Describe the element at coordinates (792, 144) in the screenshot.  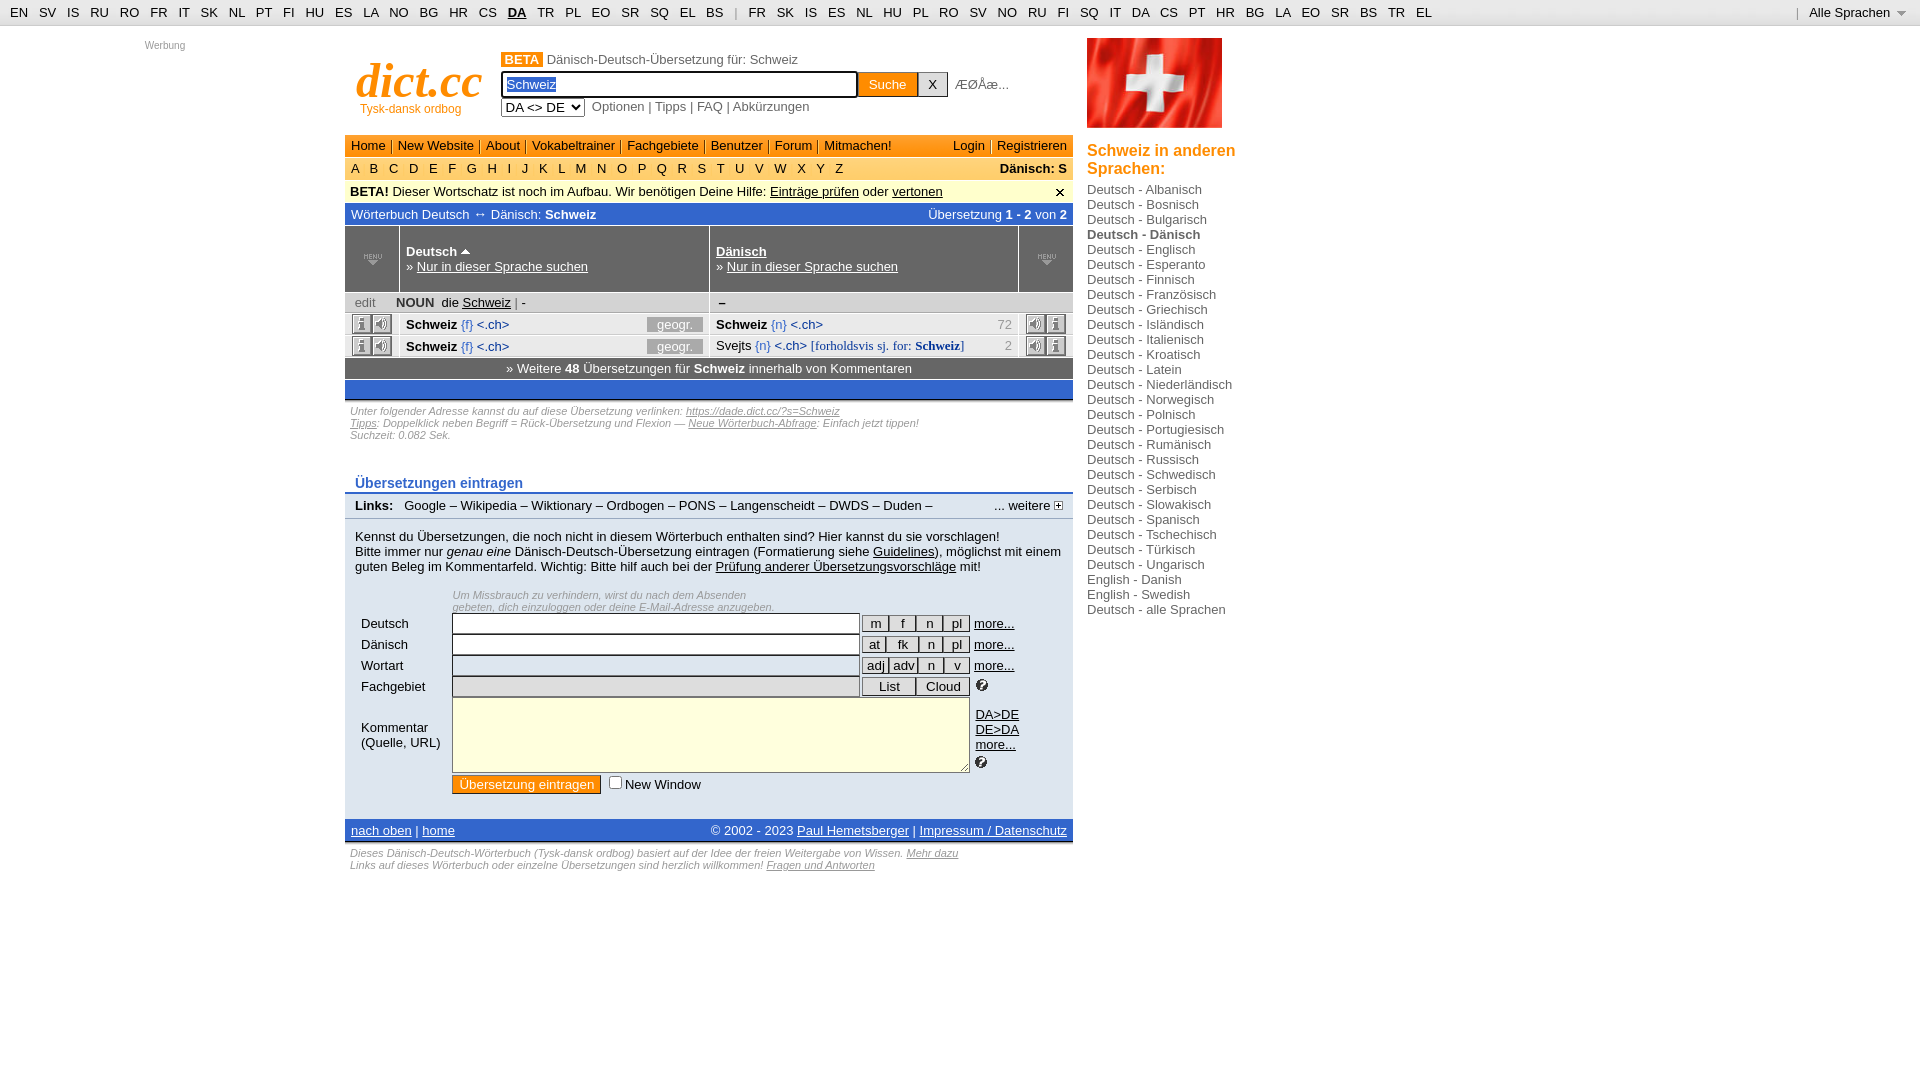
I see `'Forum'` at that location.